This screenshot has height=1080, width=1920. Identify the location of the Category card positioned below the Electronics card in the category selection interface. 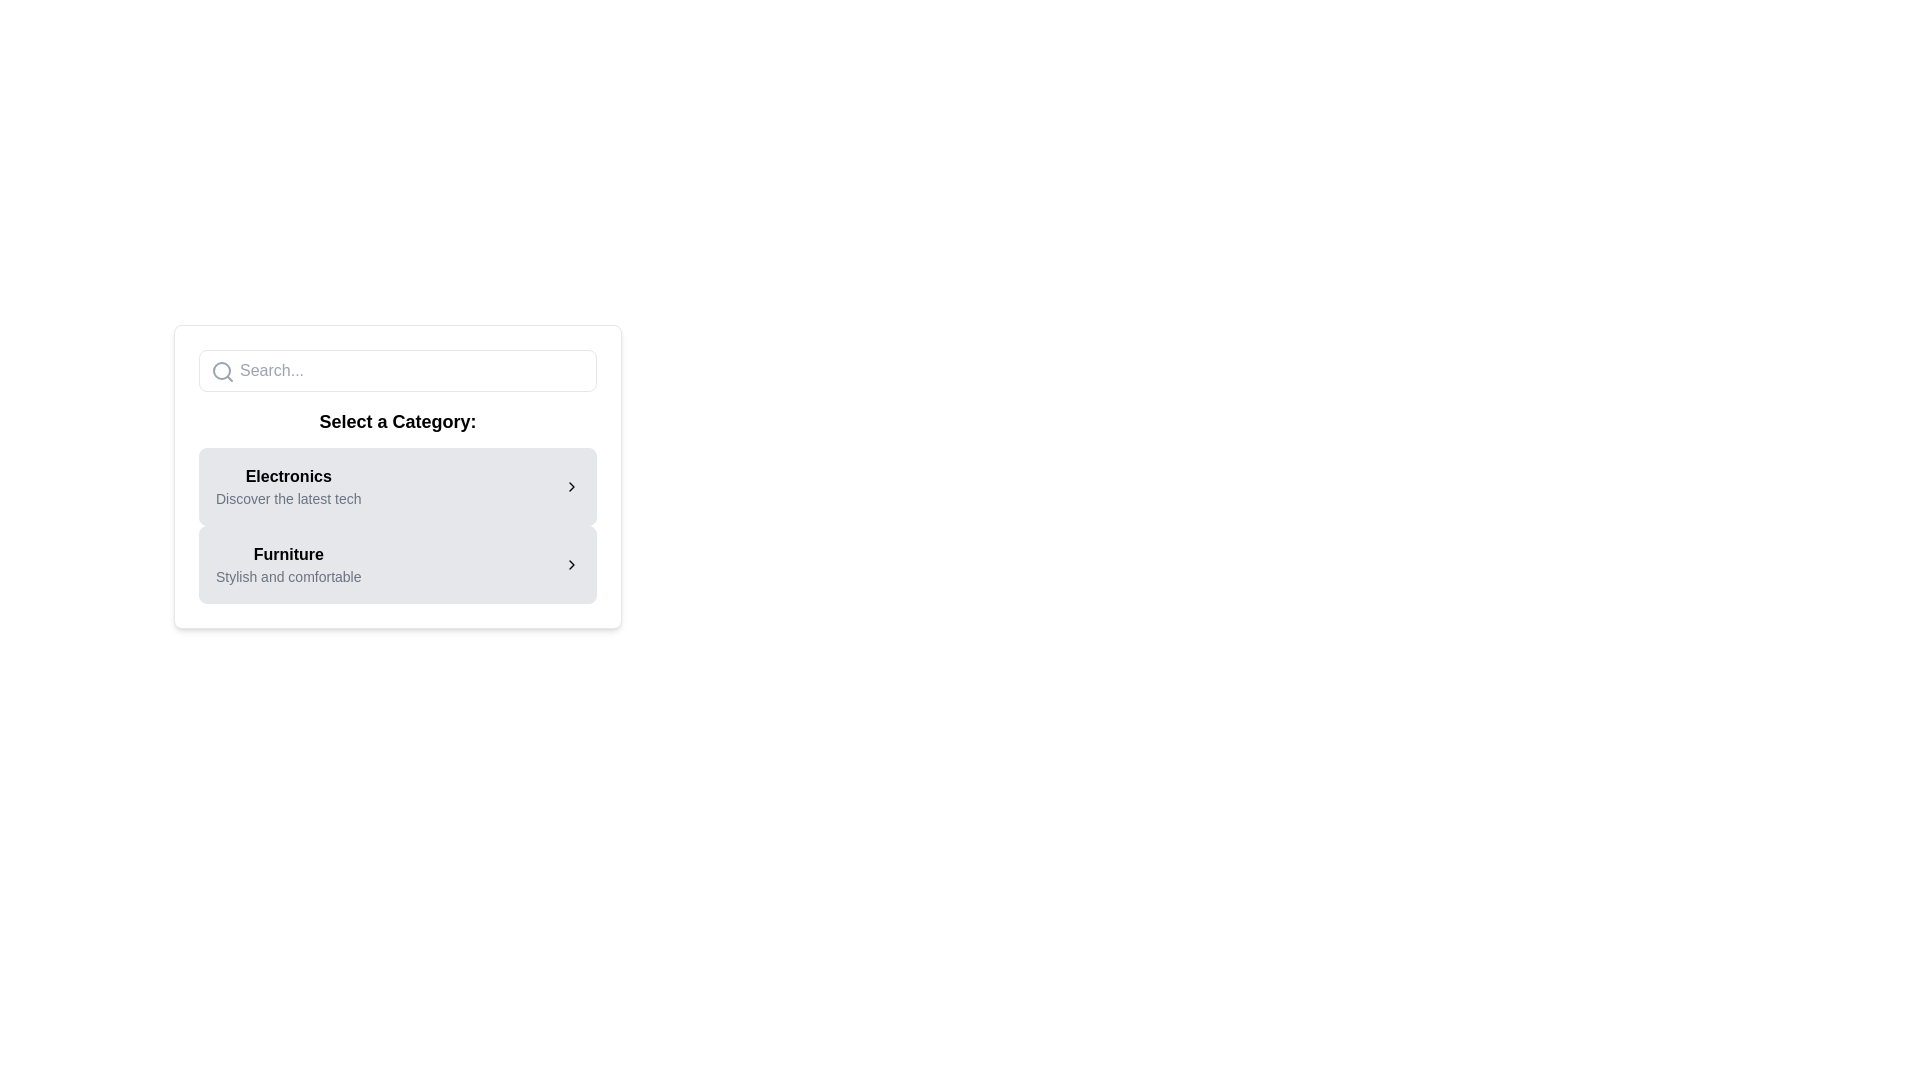
(398, 564).